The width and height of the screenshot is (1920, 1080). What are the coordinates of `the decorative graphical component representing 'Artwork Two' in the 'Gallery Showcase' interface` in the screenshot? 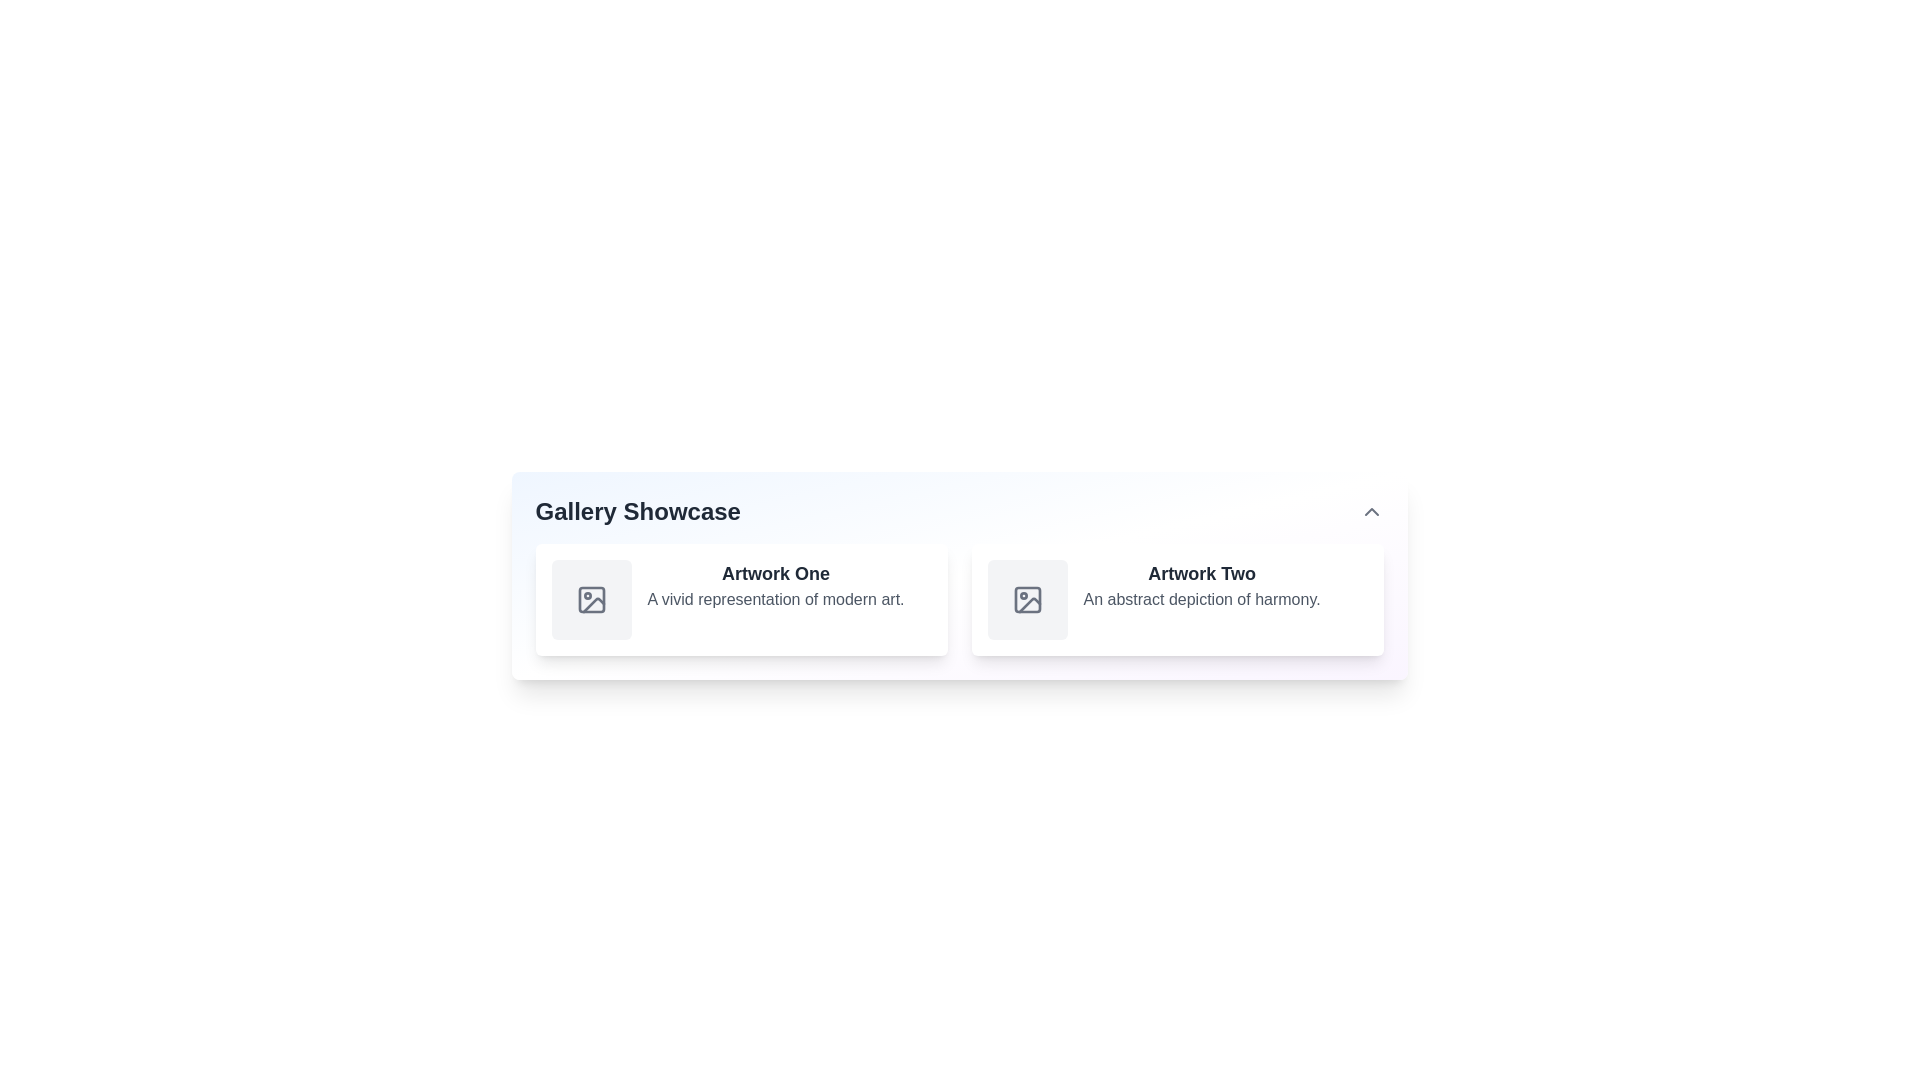 It's located at (1027, 599).